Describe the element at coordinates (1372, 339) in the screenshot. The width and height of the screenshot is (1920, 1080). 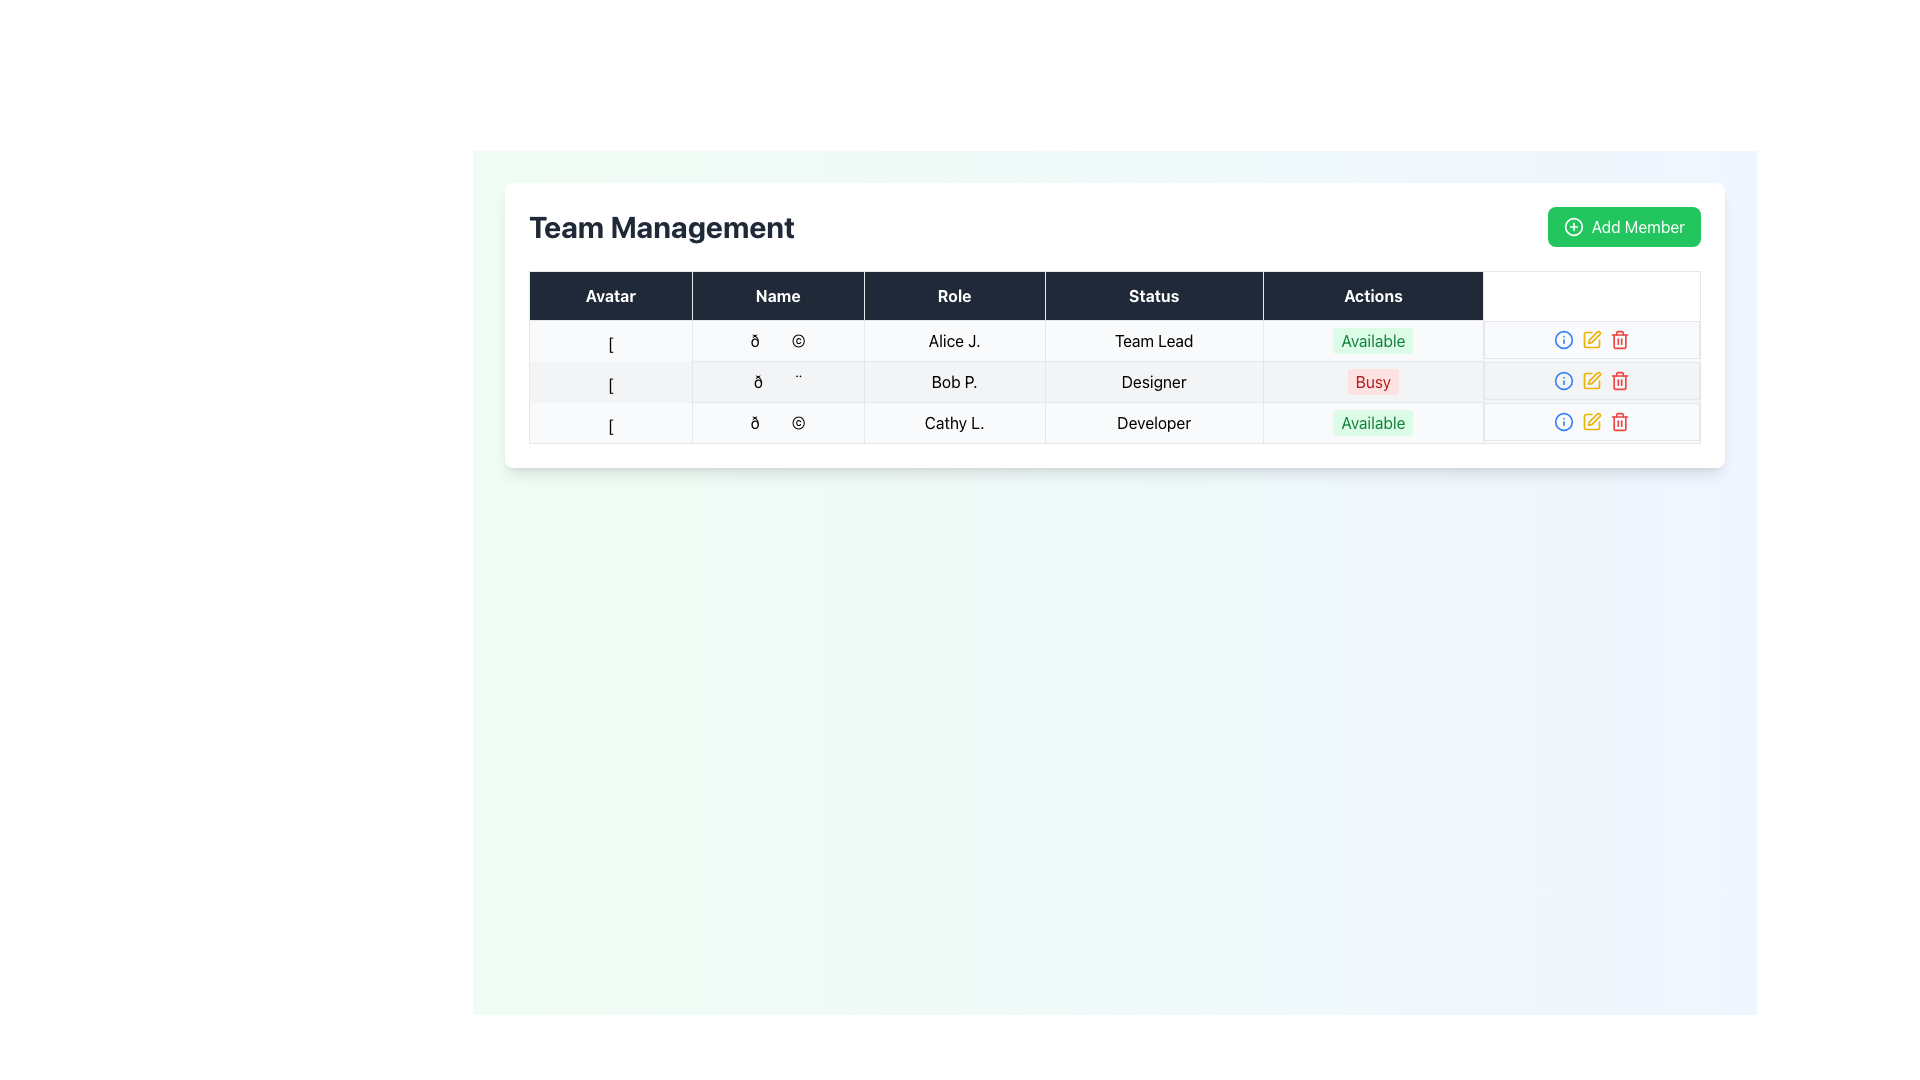
I see `the status indicator text label located in the last column of the first row of the table, which indicates availability status` at that location.